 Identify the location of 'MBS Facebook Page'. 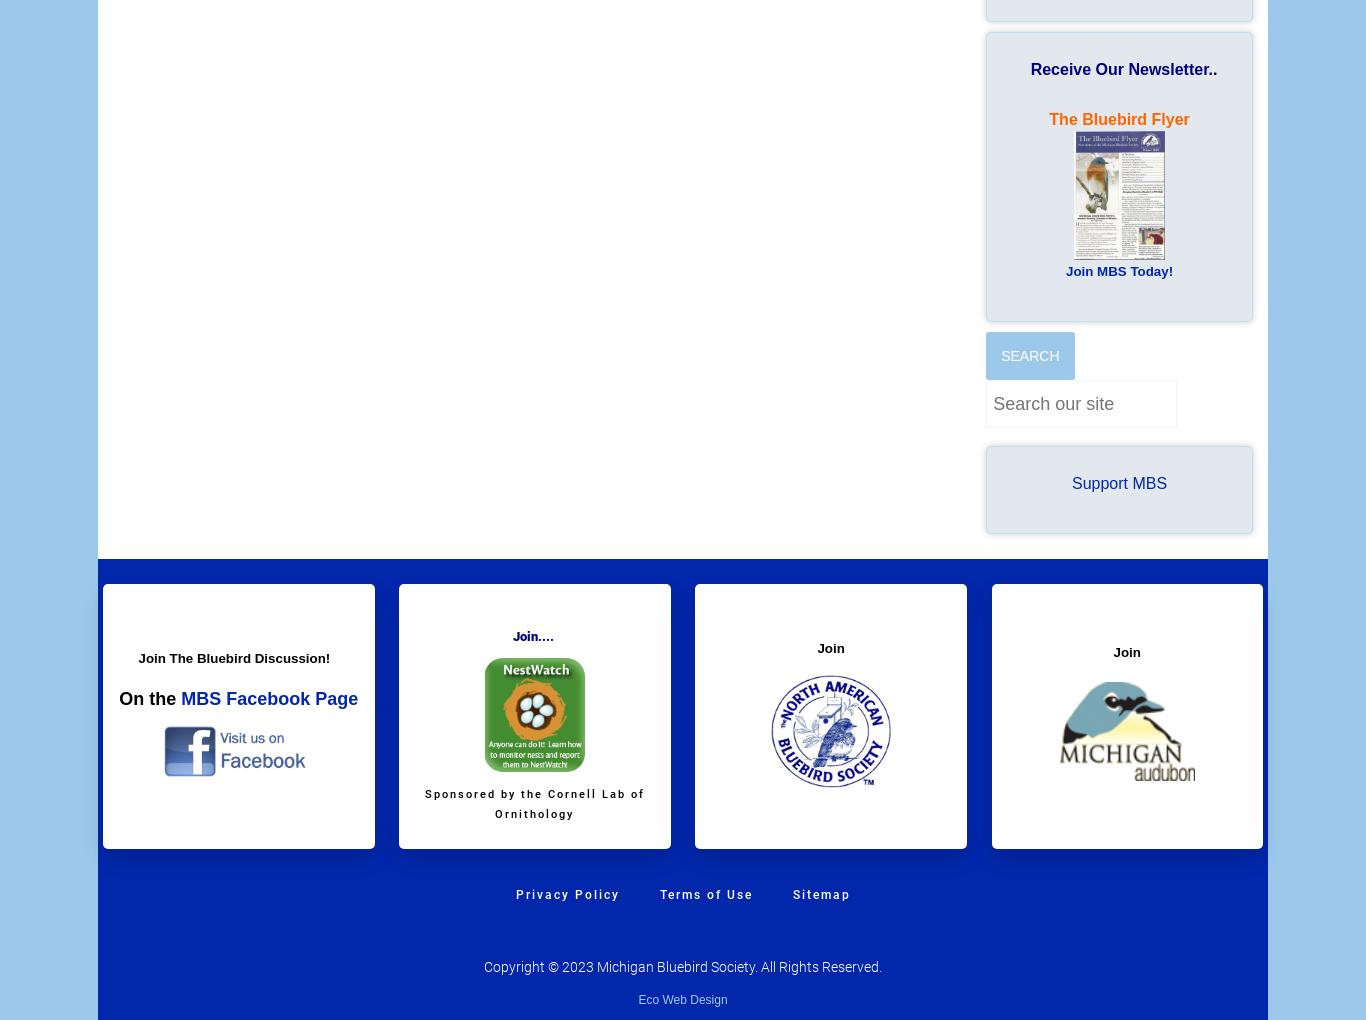
(269, 698).